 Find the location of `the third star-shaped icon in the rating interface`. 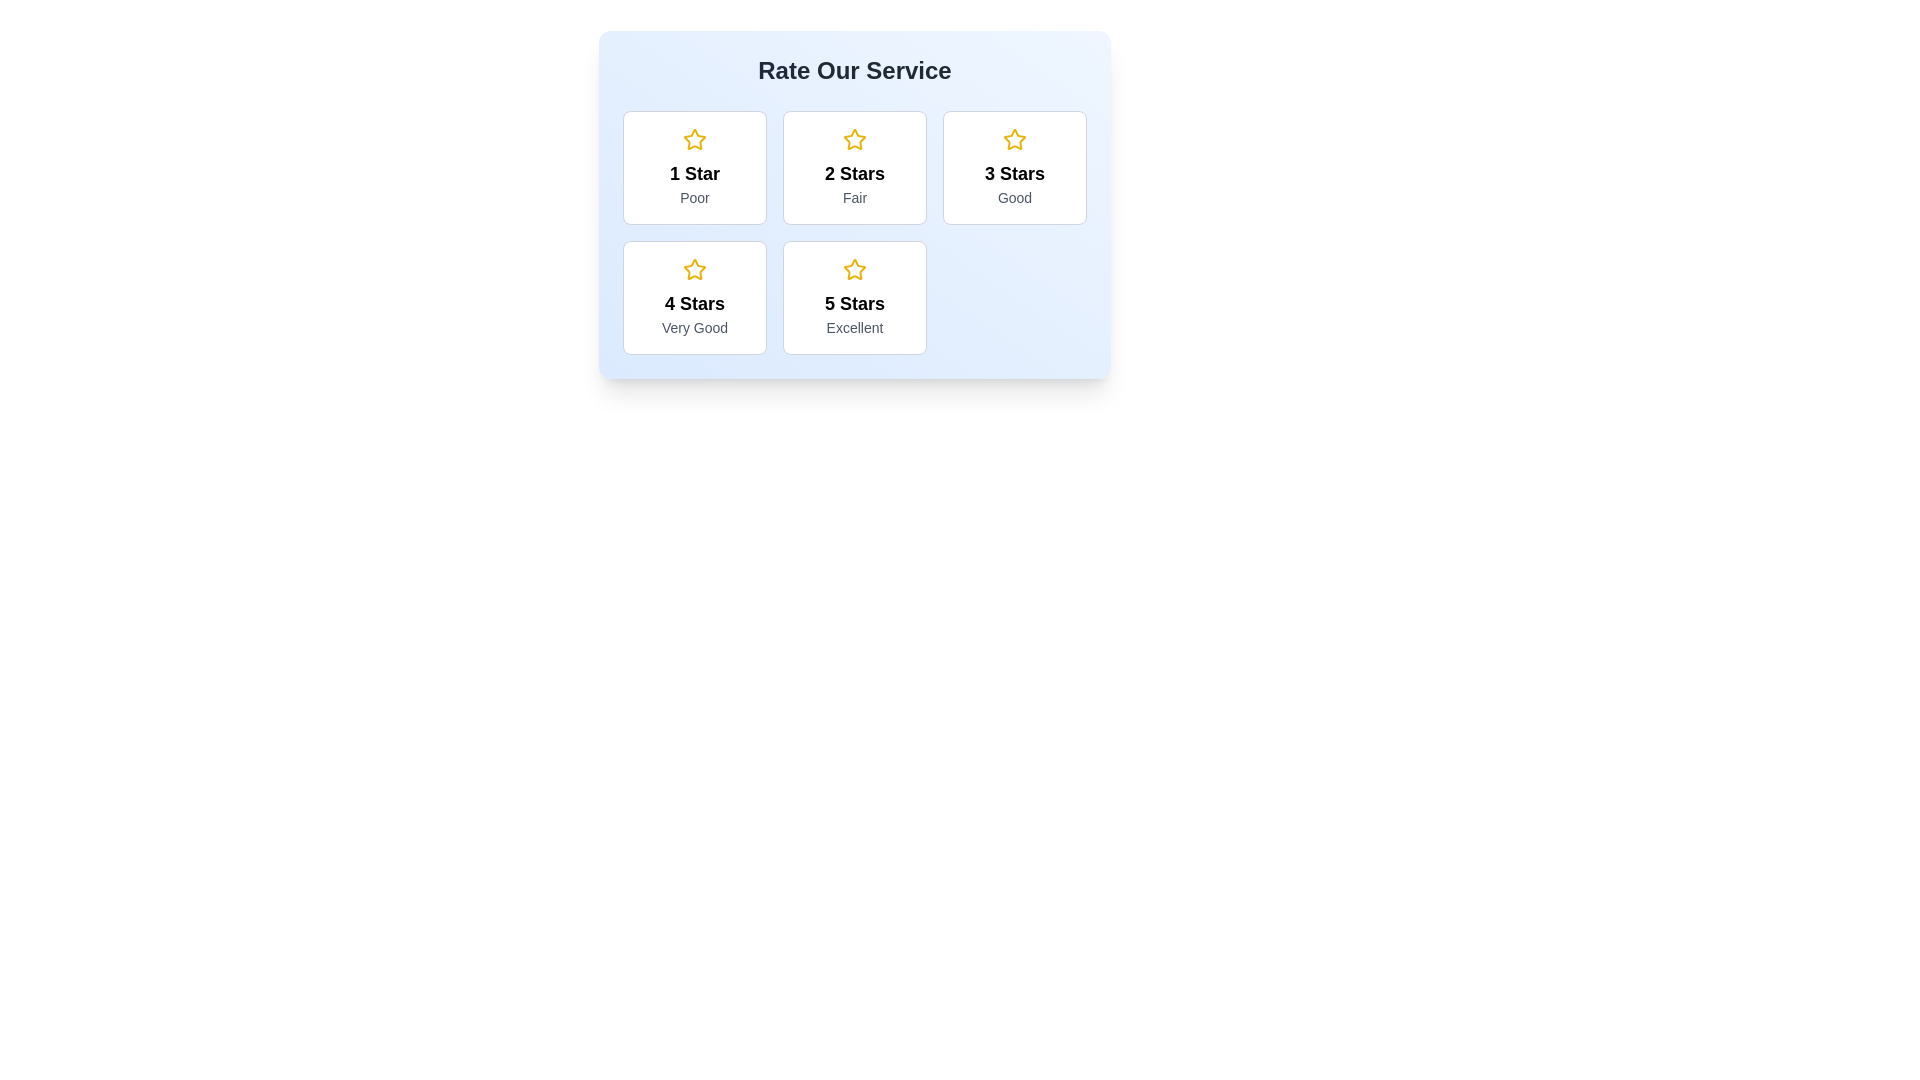

the third star-shaped icon in the rating interface is located at coordinates (1014, 138).